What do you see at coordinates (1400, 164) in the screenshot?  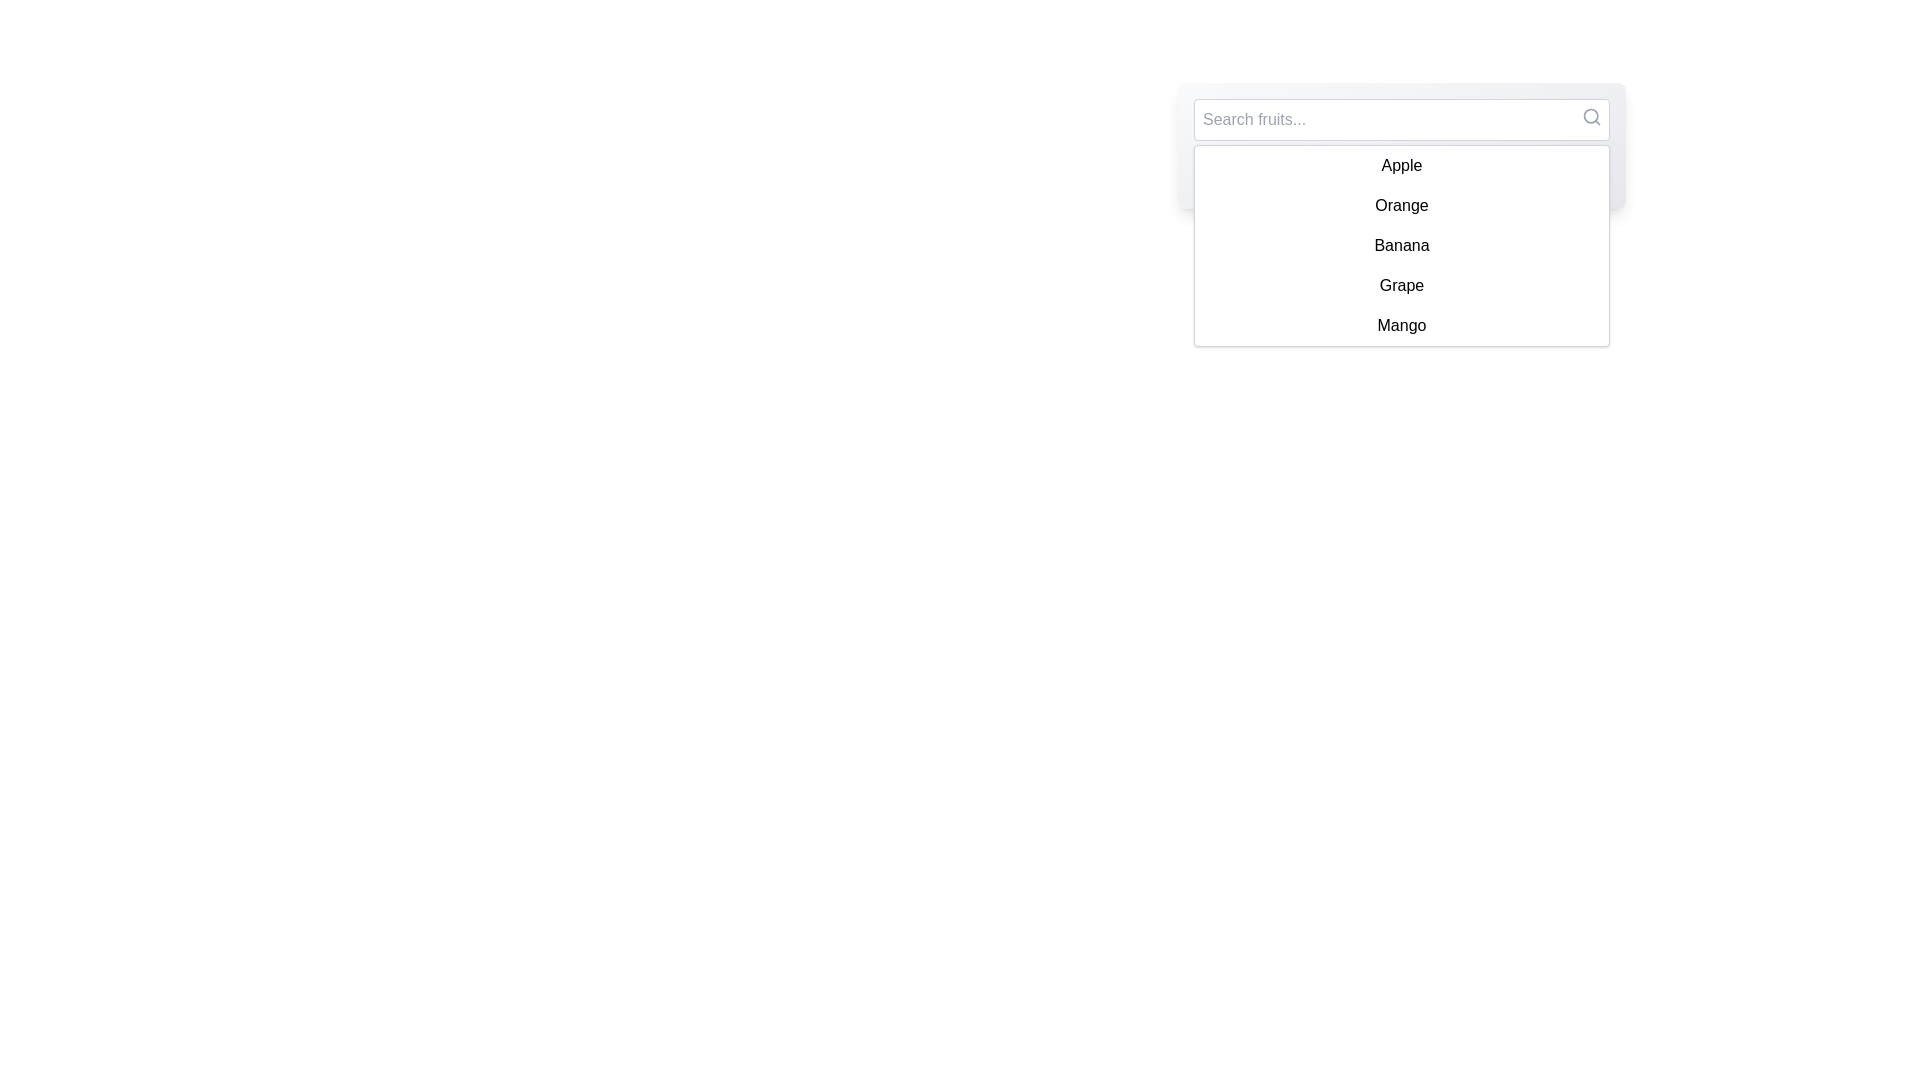 I see `the first item in the dropdown list under the search input box to trigger a visual effect` at bounding box center [1400, 164].